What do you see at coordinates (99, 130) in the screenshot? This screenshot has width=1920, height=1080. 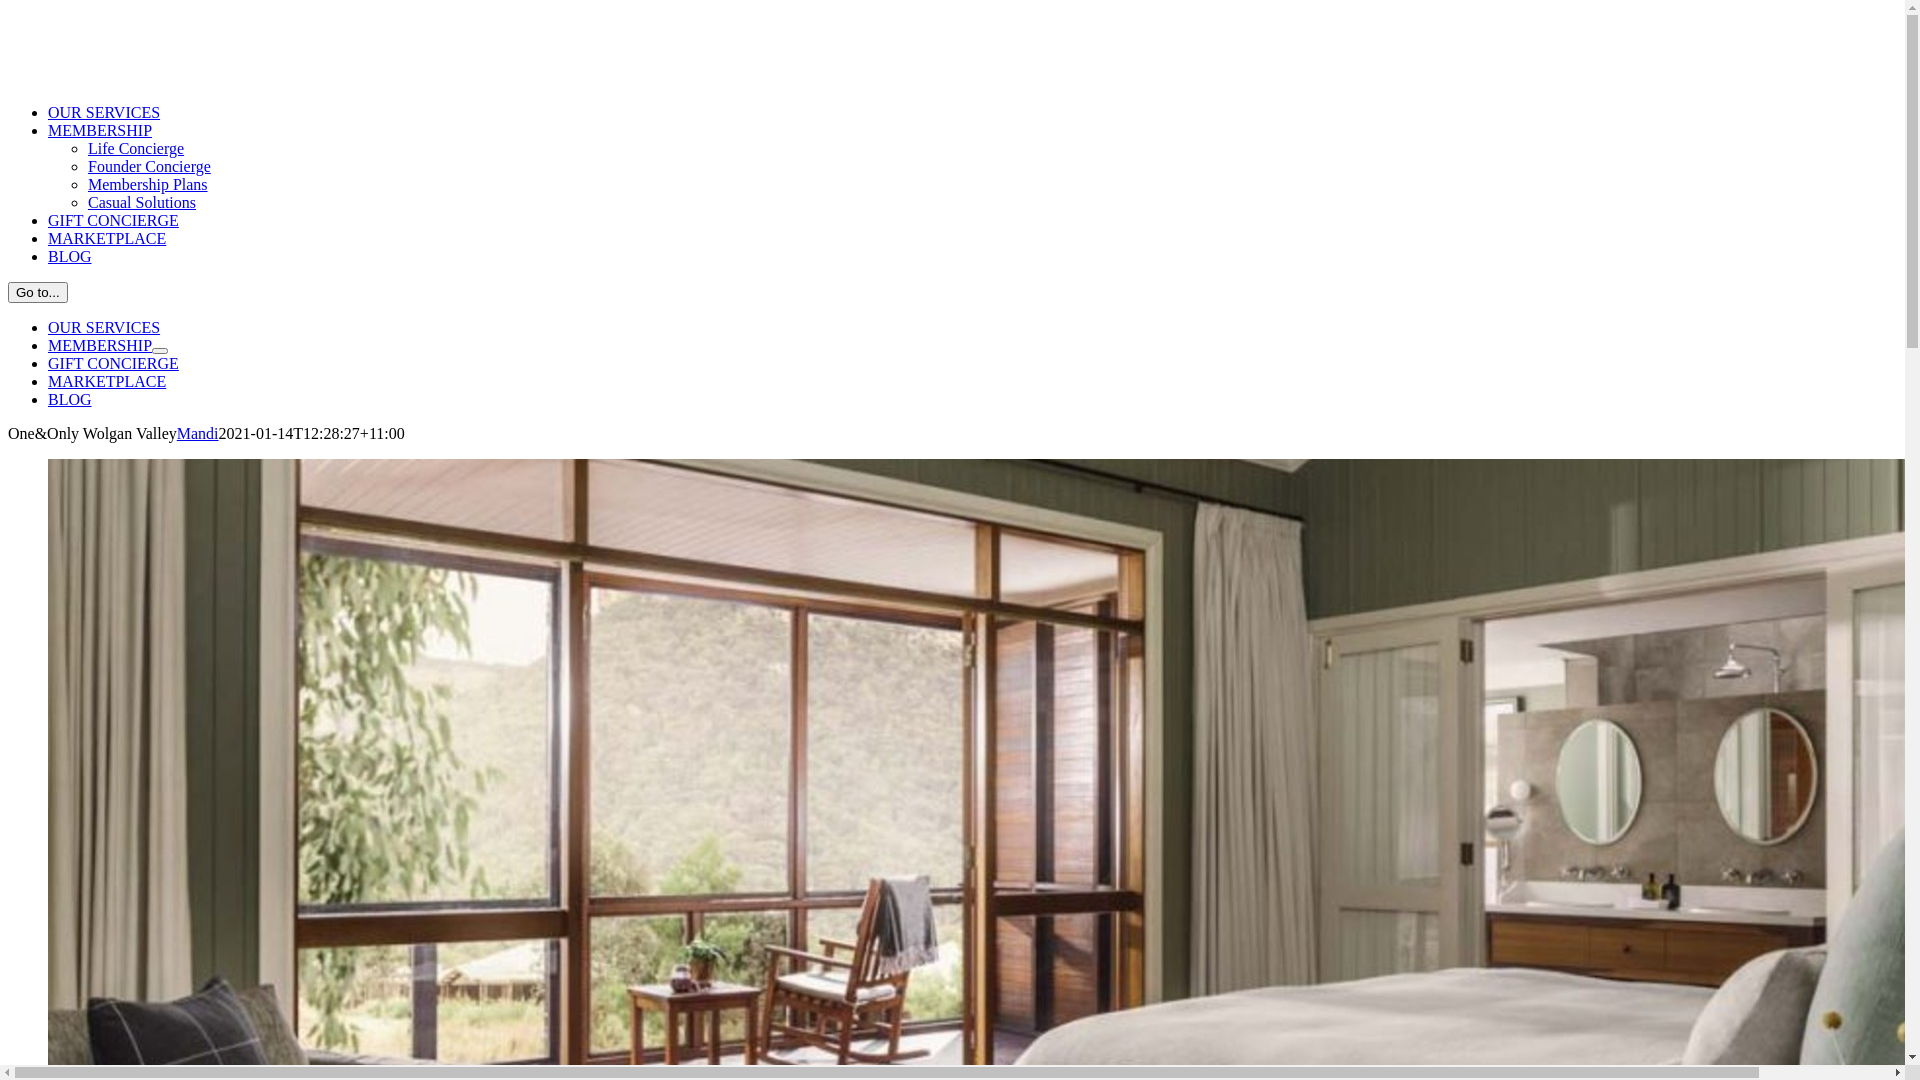 I see `'MEMBERSHIP'` at bounding box center [99, 130].